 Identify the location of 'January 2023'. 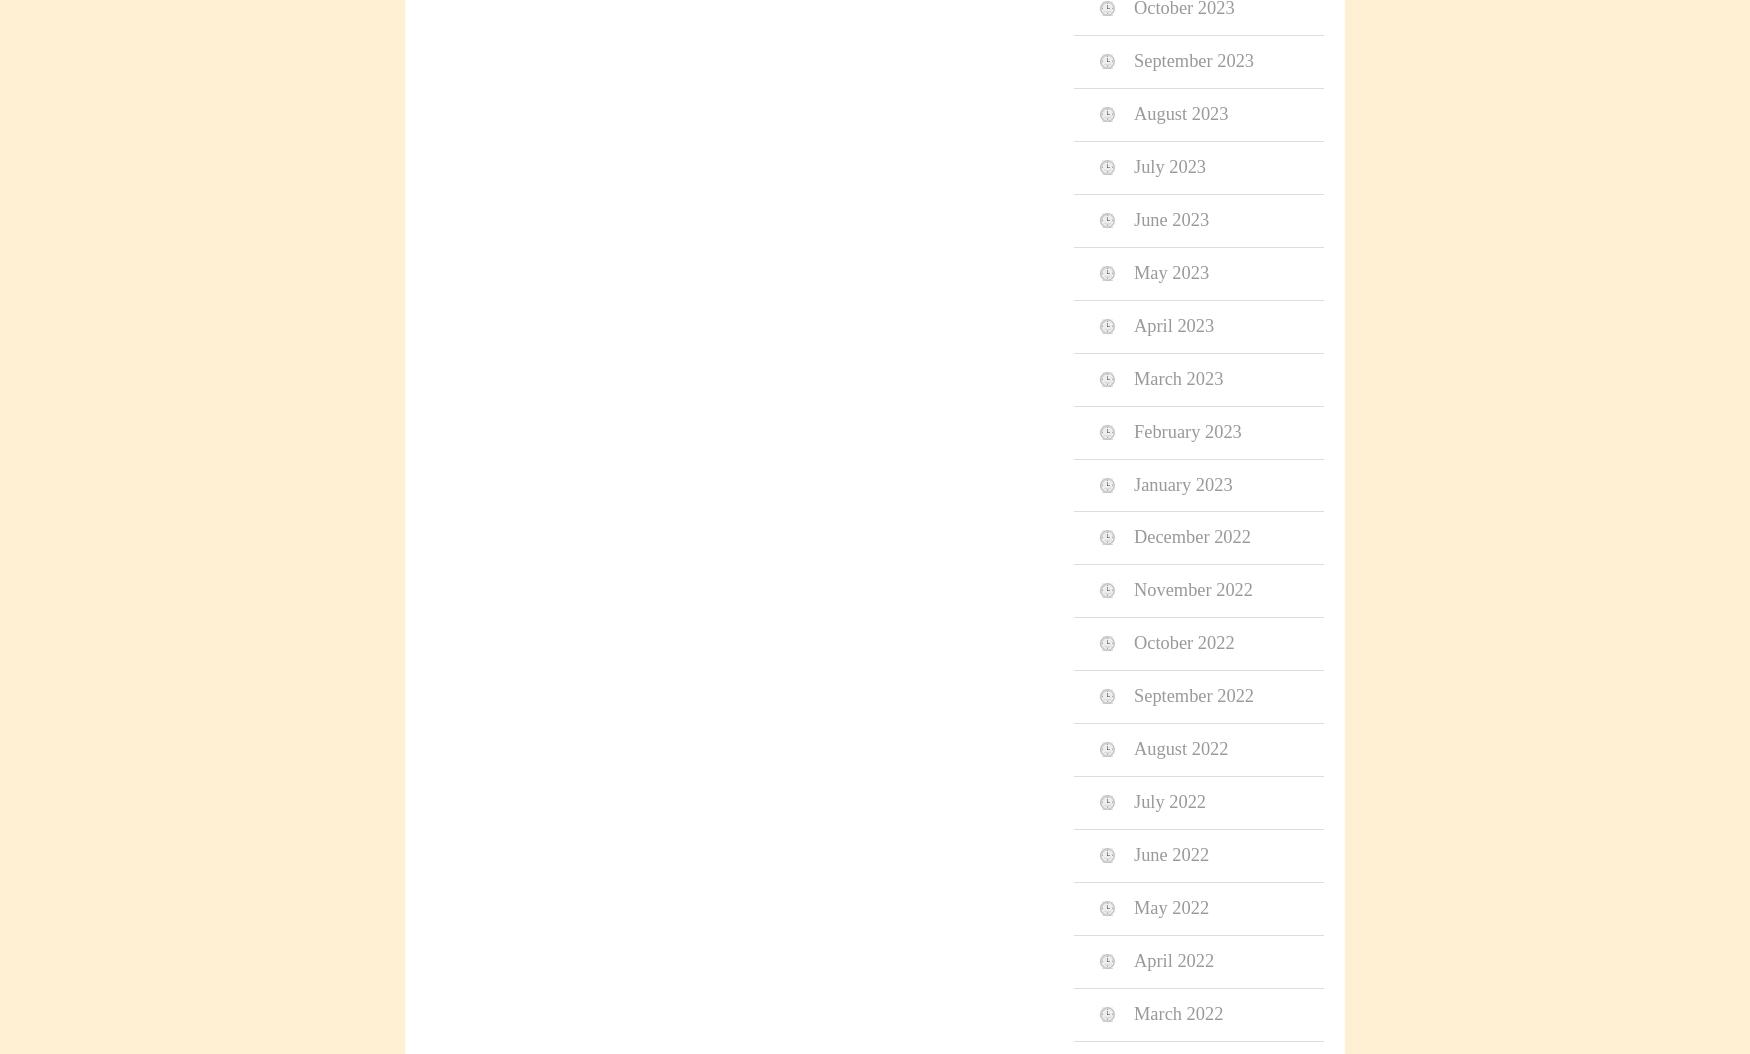
(1182, 482).